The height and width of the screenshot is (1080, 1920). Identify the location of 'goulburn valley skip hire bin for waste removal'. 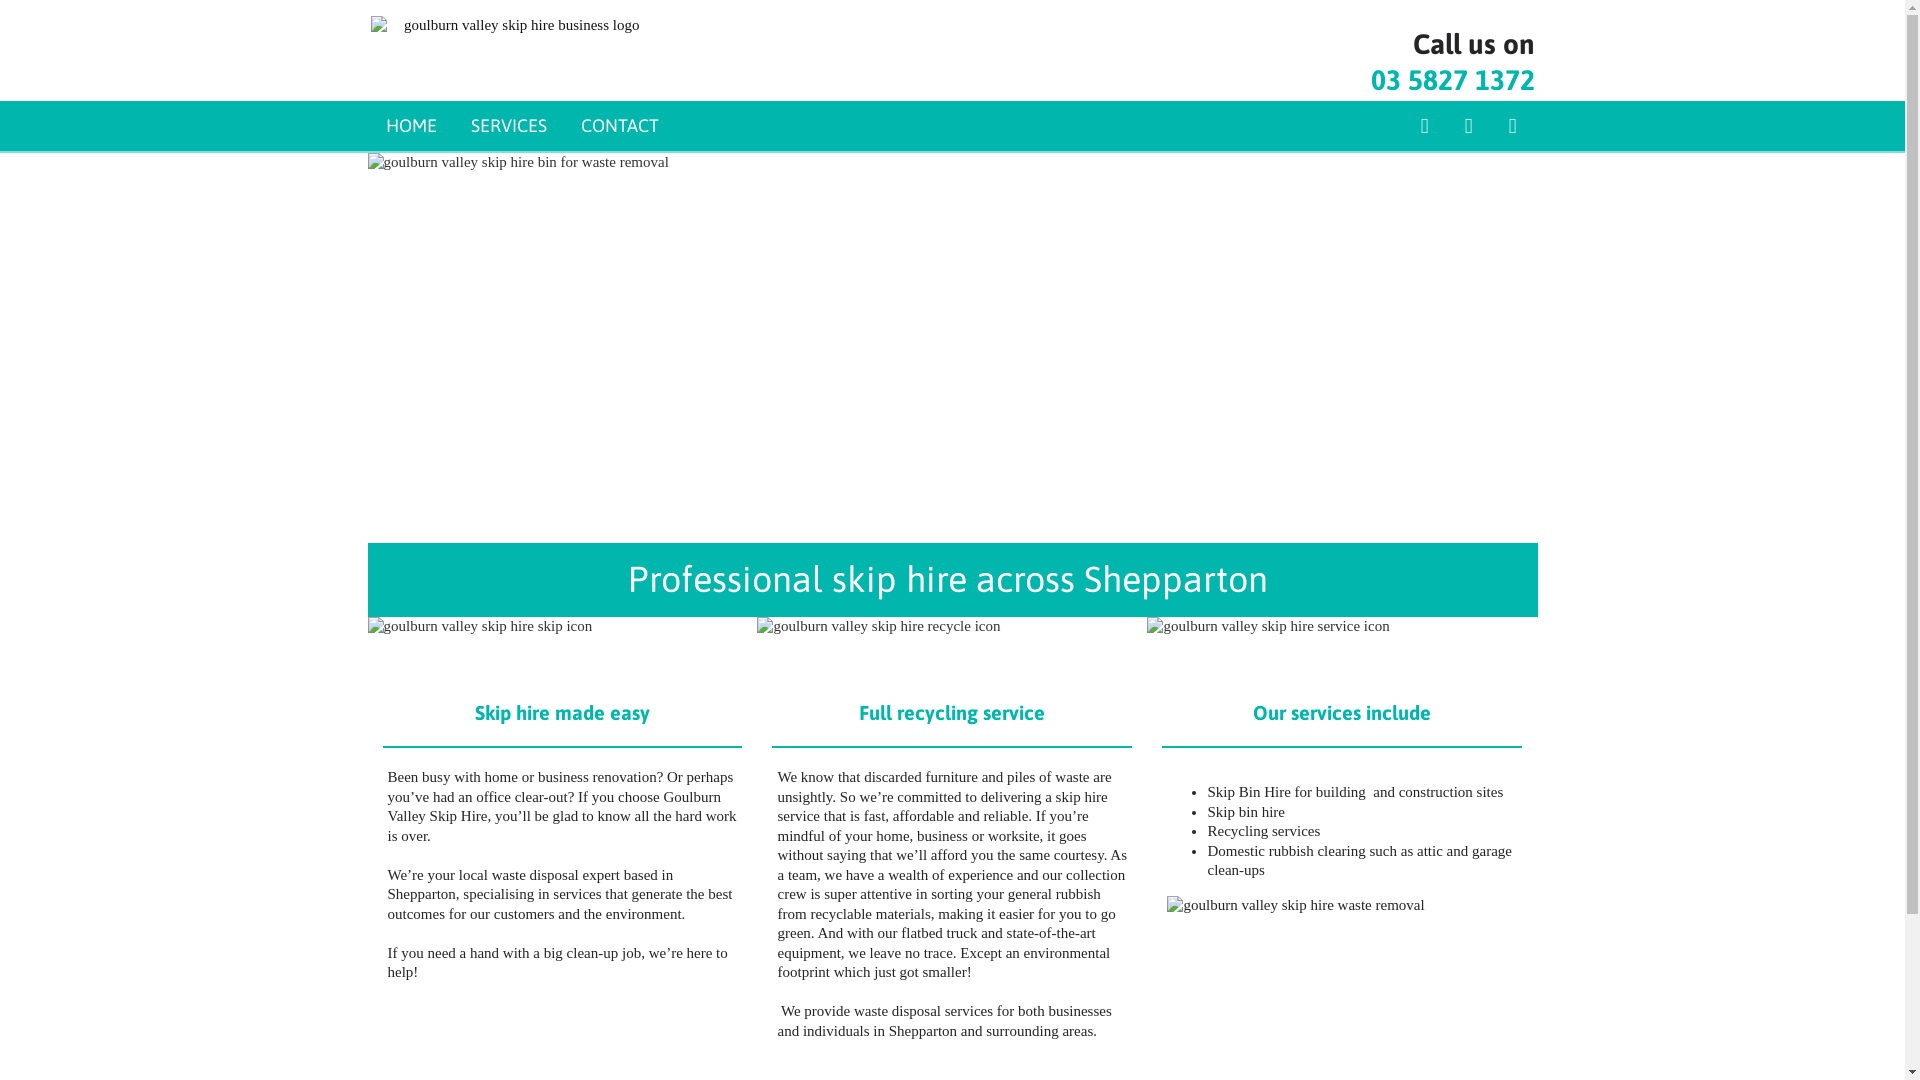
(952, 346).